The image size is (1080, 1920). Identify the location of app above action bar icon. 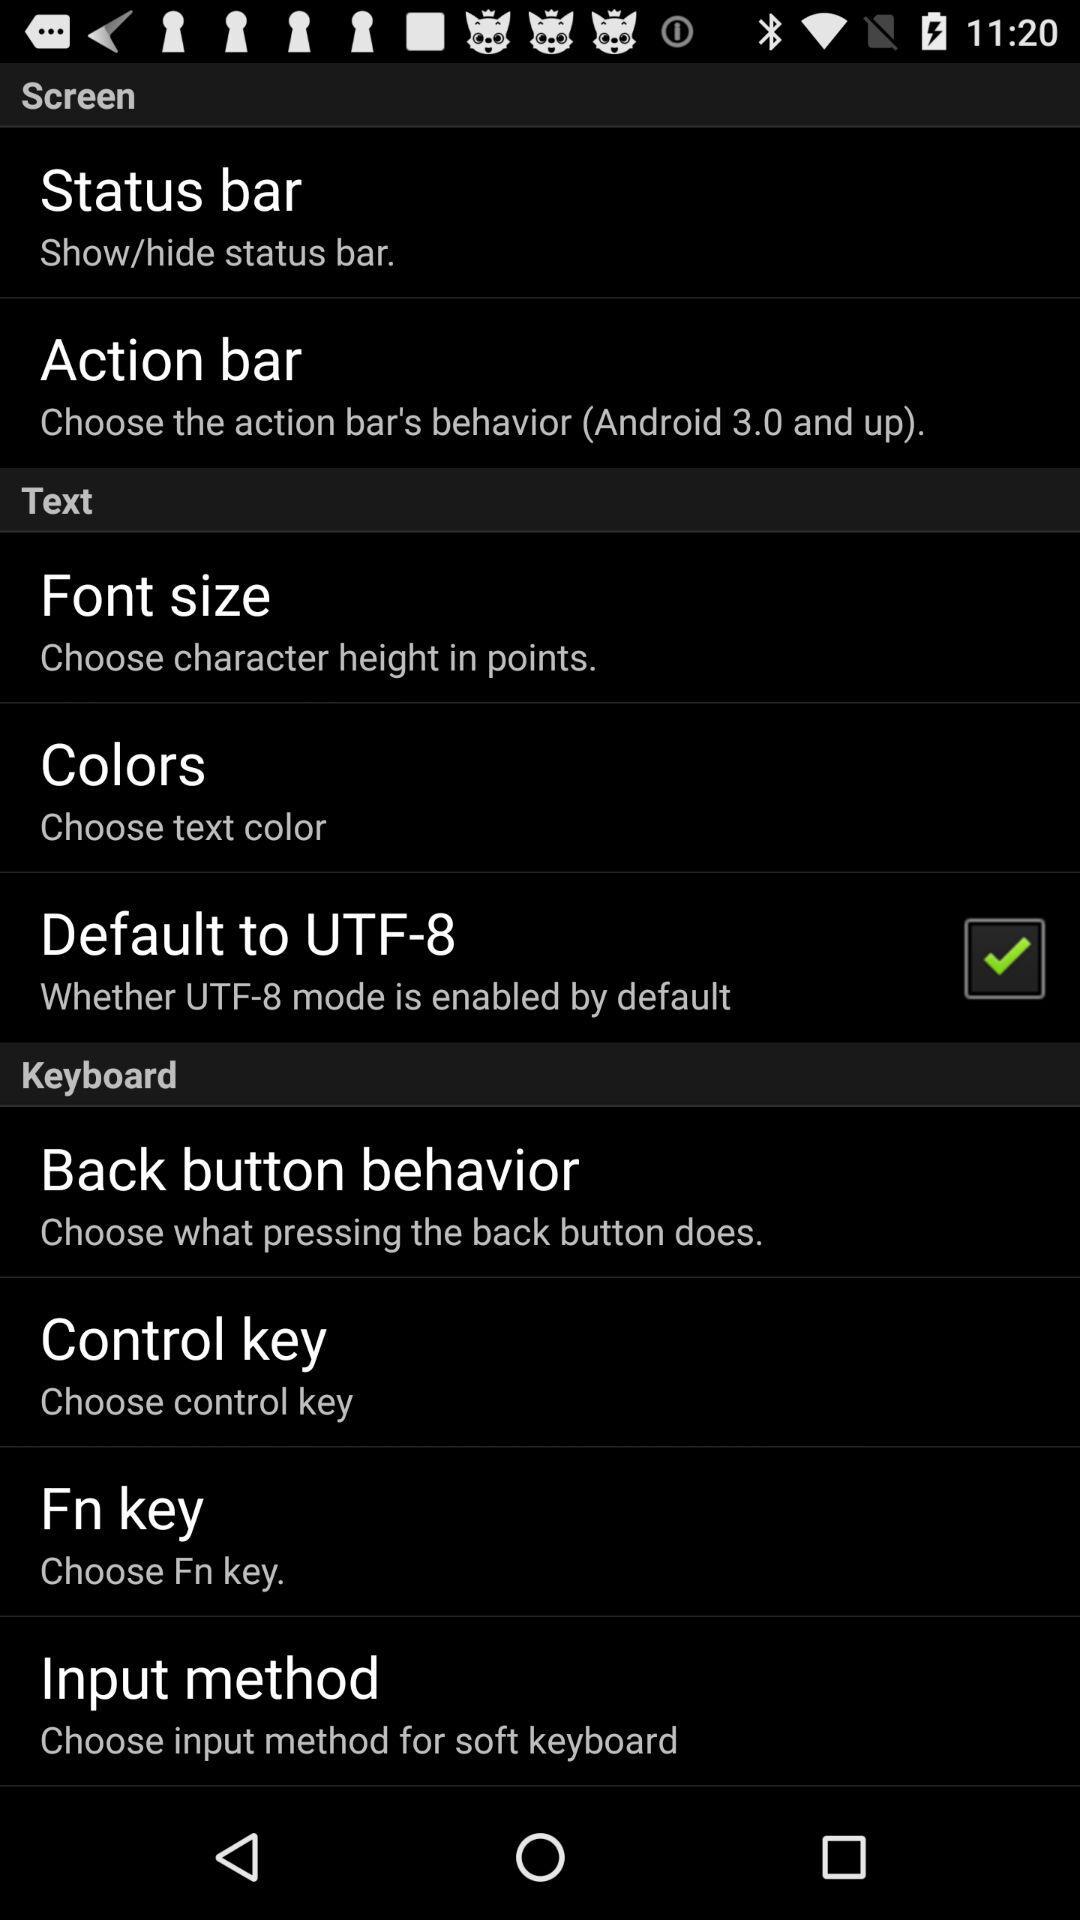
(217, 250).